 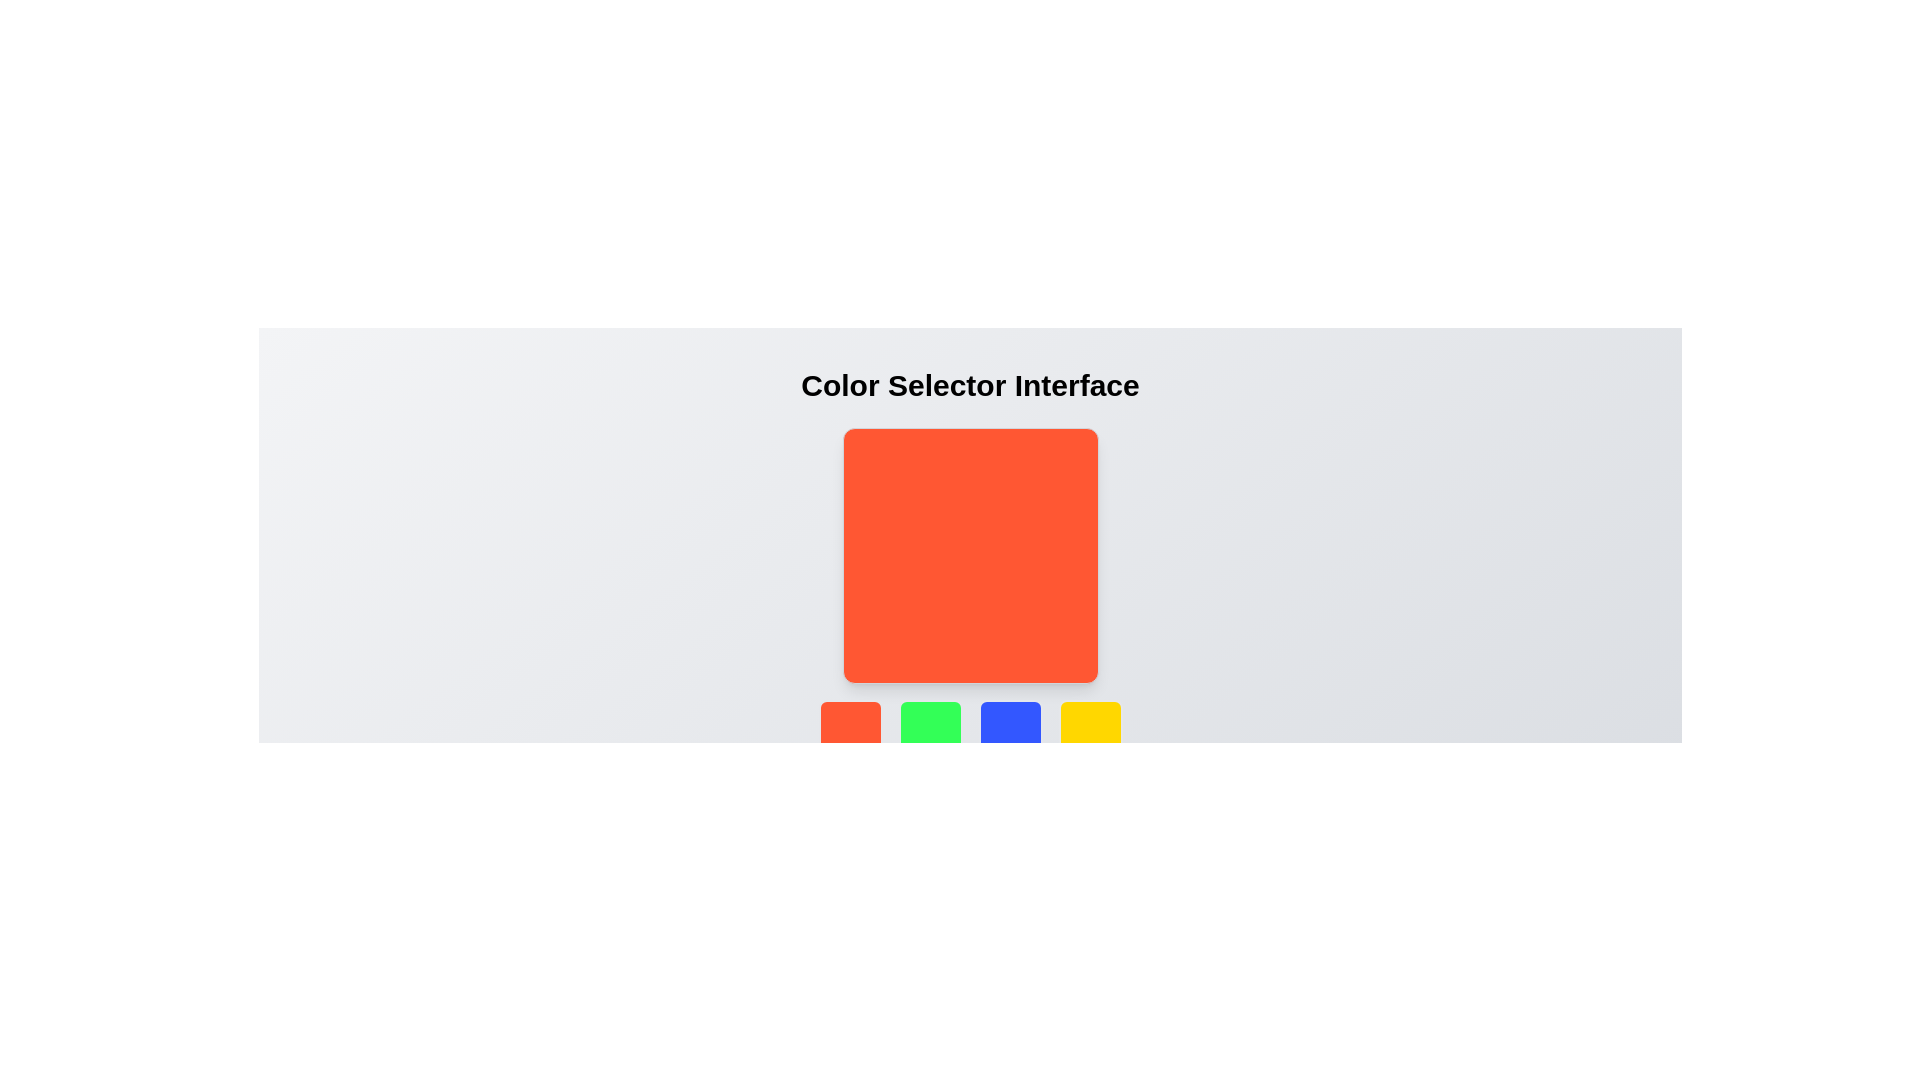 I want to click on the yellow square tile with rounded corners, which is the fourth button in a row of tiles at the bottom of the interface, so click(x=1089, y=732).